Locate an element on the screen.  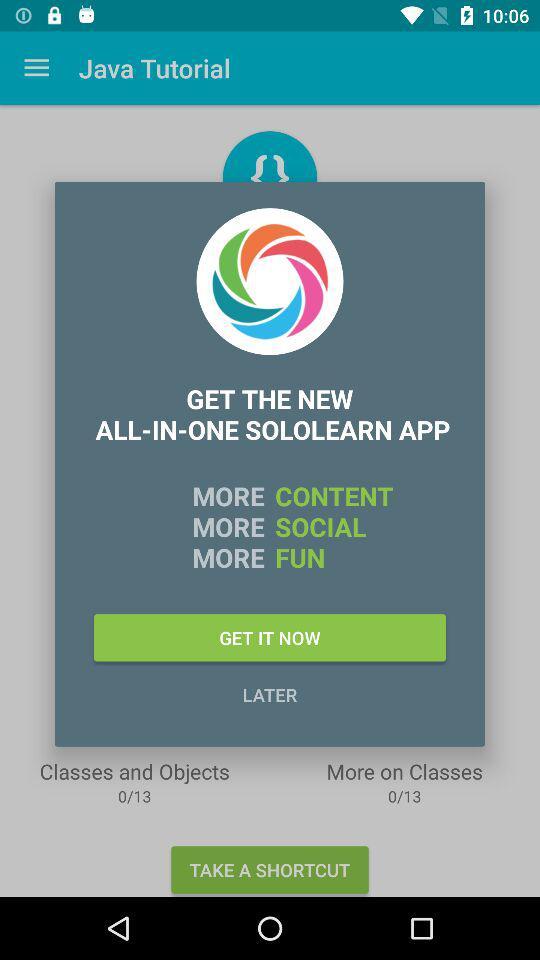
later is located at coordinates (270, 694).